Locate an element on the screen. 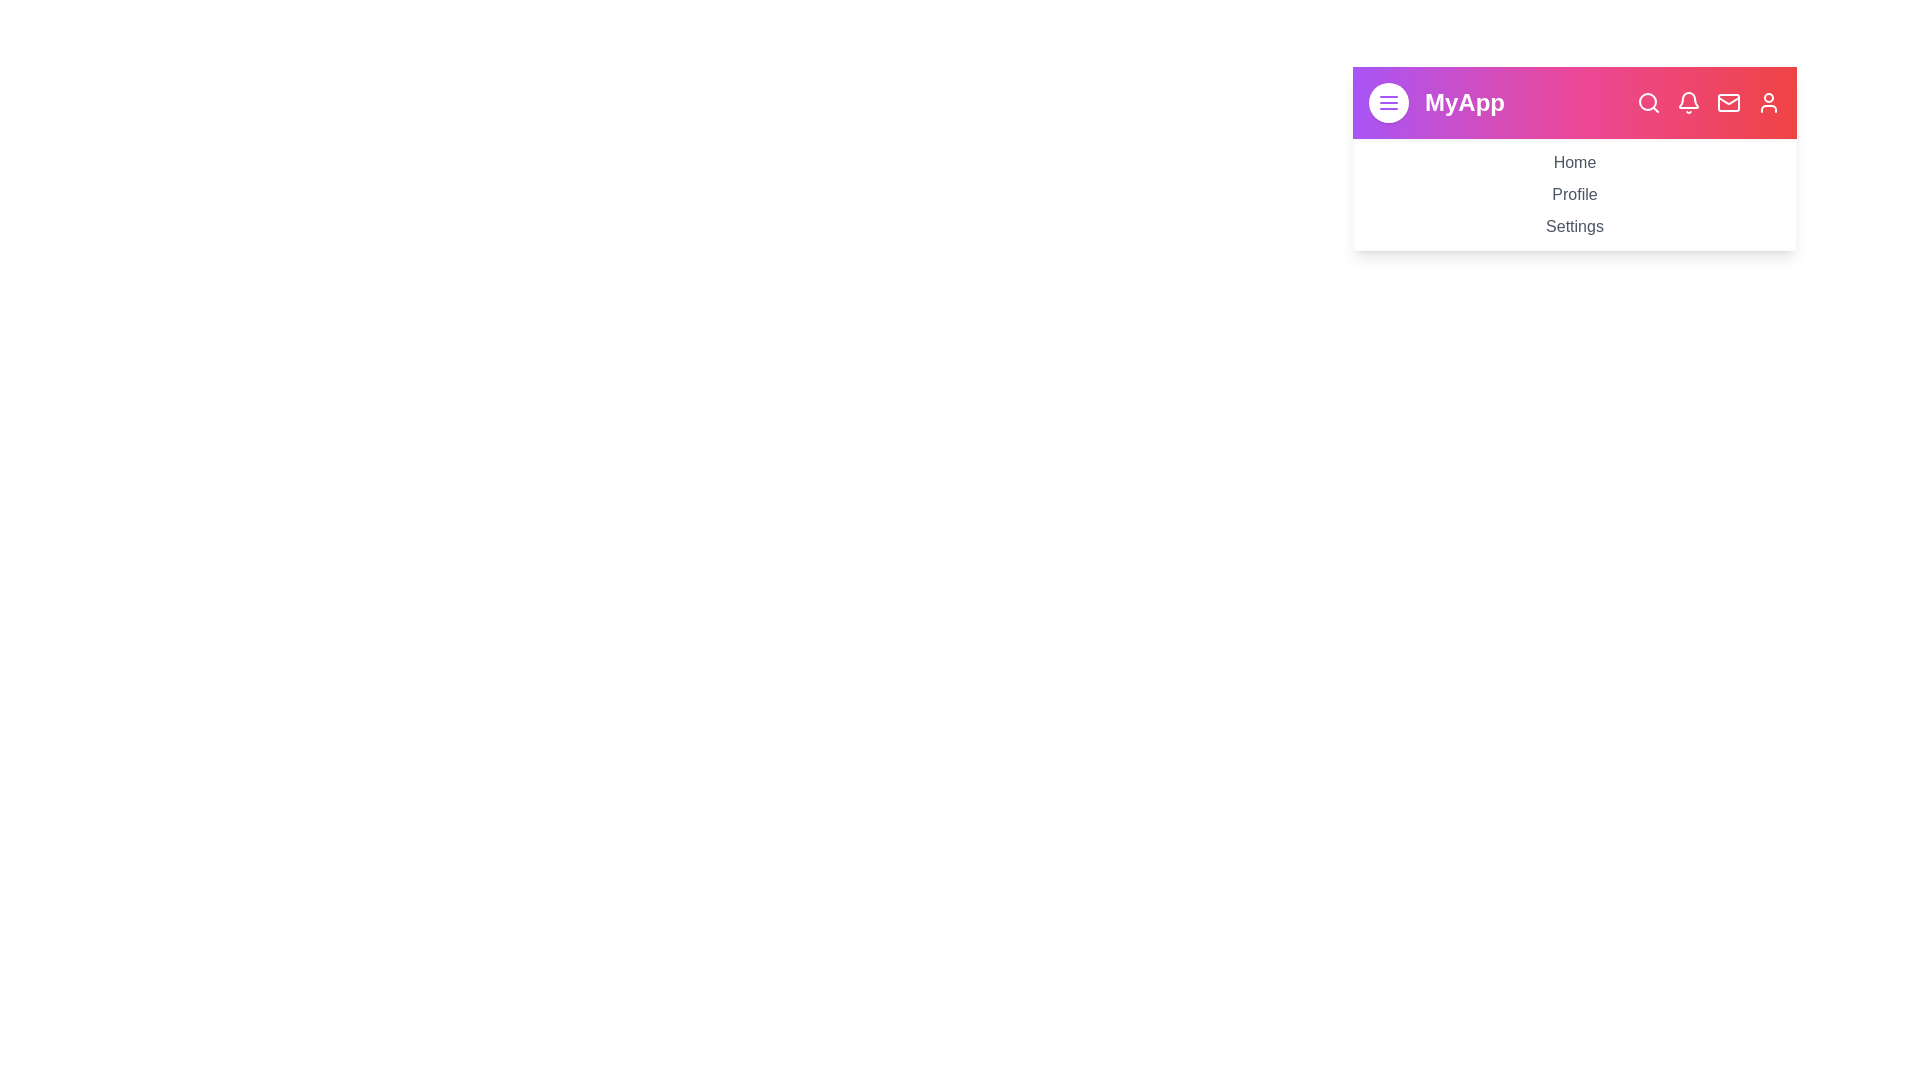  the navigation bar icon corresponding to Messages is located at coordinates (1727, 103).